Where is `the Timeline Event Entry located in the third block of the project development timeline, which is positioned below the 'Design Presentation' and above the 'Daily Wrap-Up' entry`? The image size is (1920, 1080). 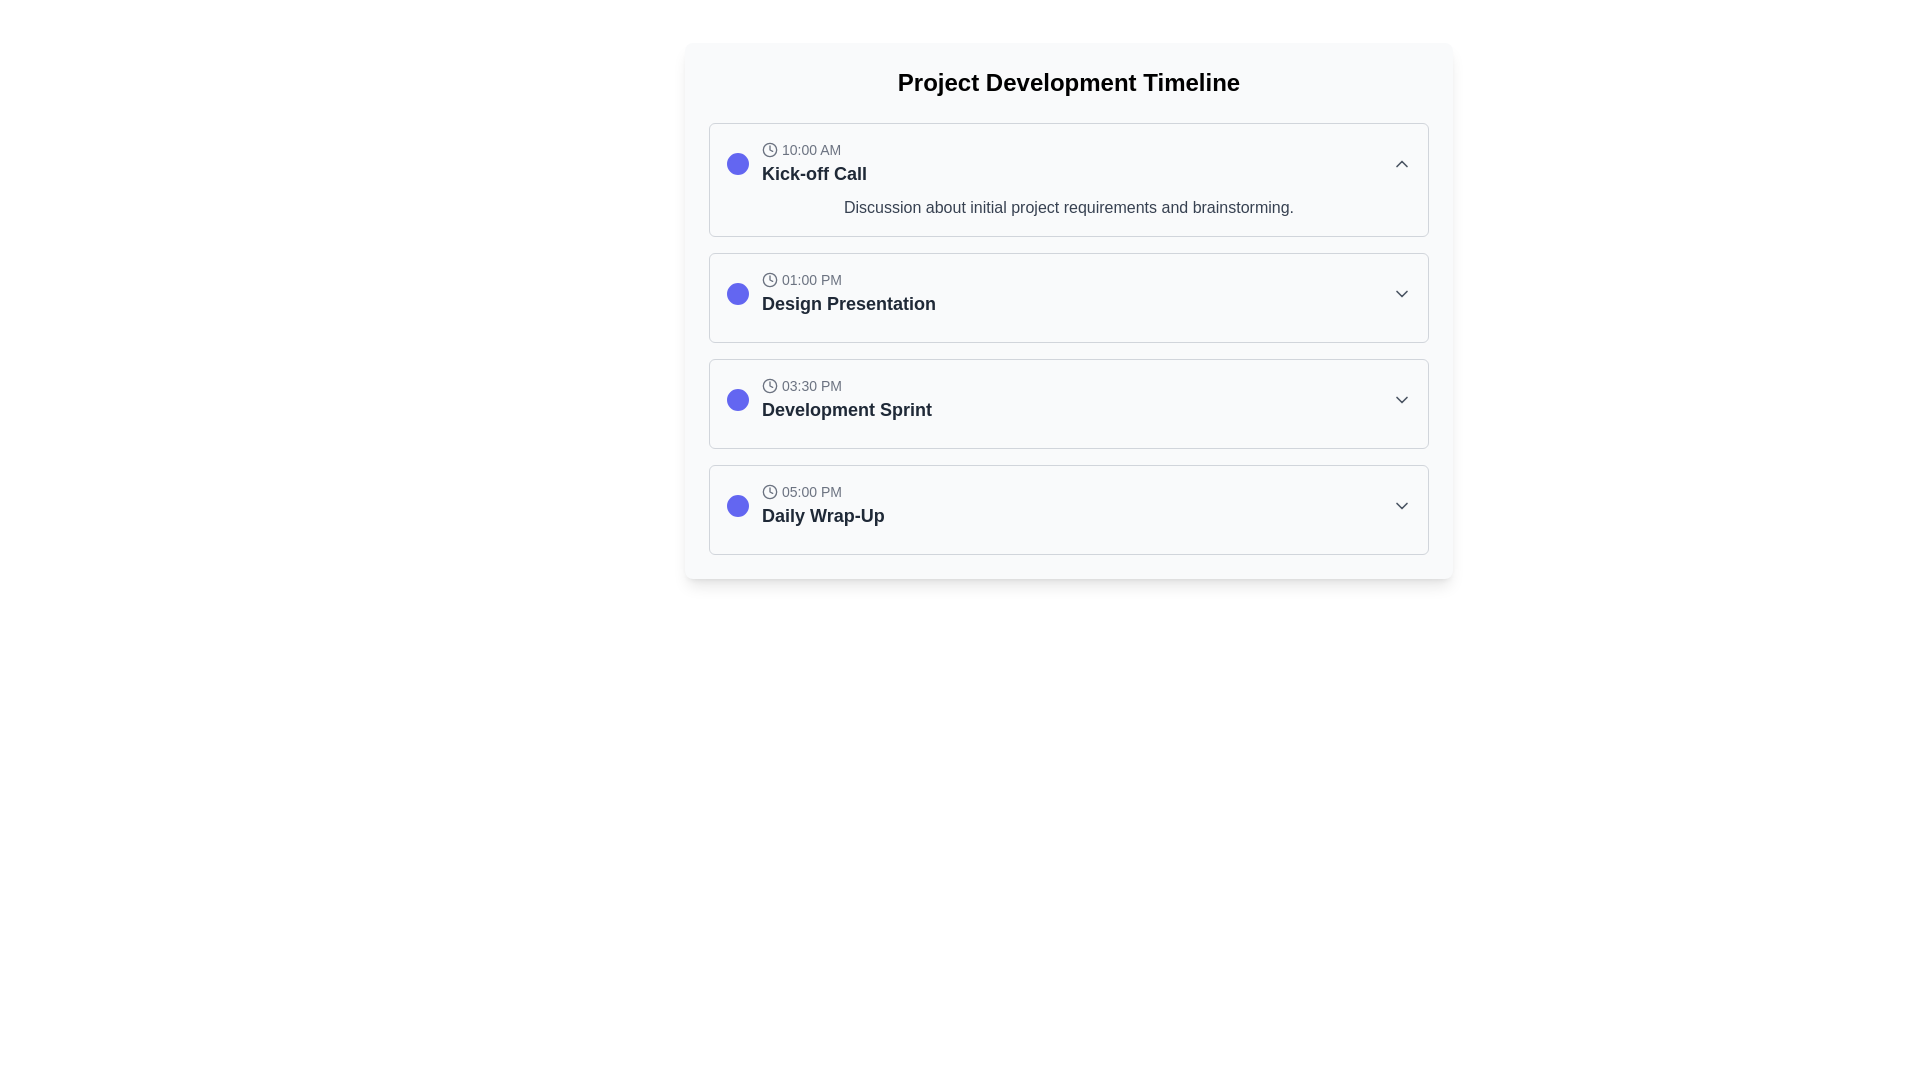 the Timeline Event Entry located in the third block of the project development timeline, which is positioned below the 'Design Presentation' and above the 'Daily Wrap-Up' entry is located at coordinates (829, 400).